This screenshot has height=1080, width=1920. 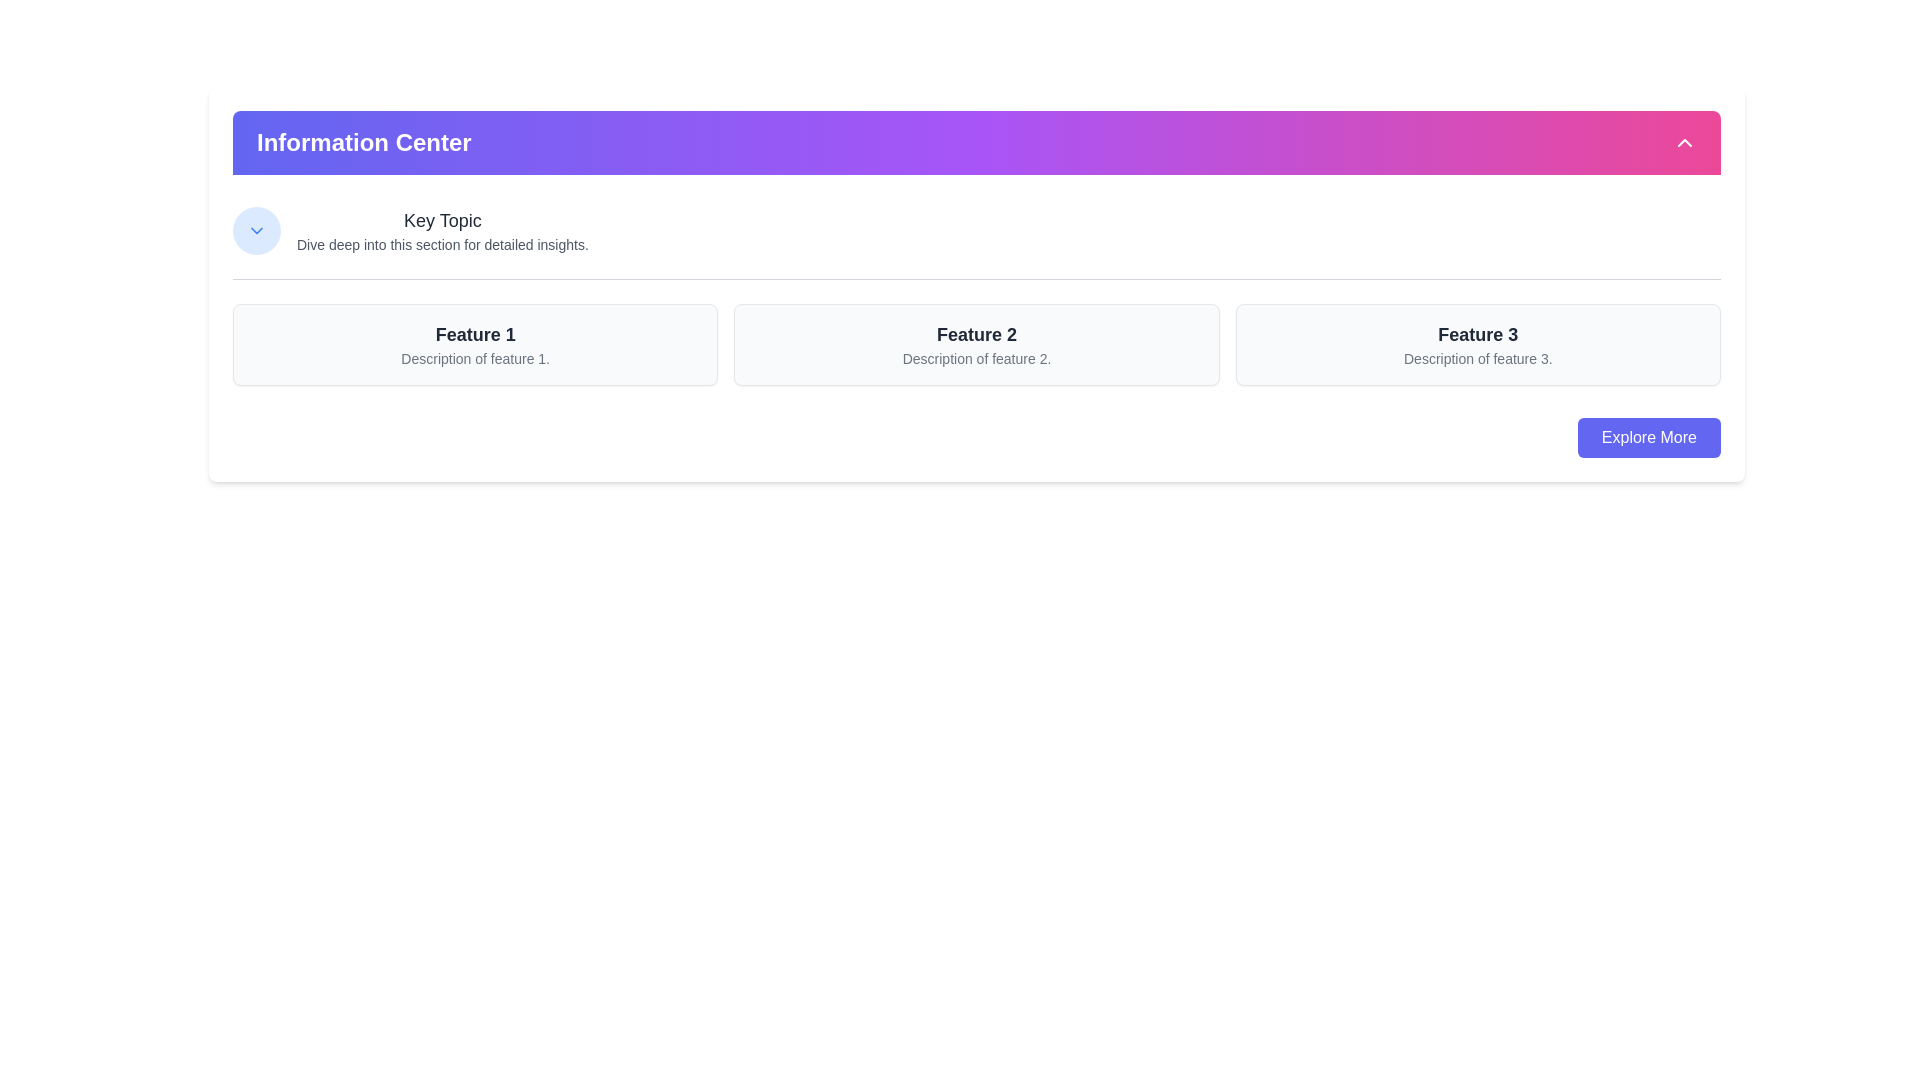 I want to click on the 'Feature 2' text label, which is styled with a bold and larger font size, so click(x=976, y=334).